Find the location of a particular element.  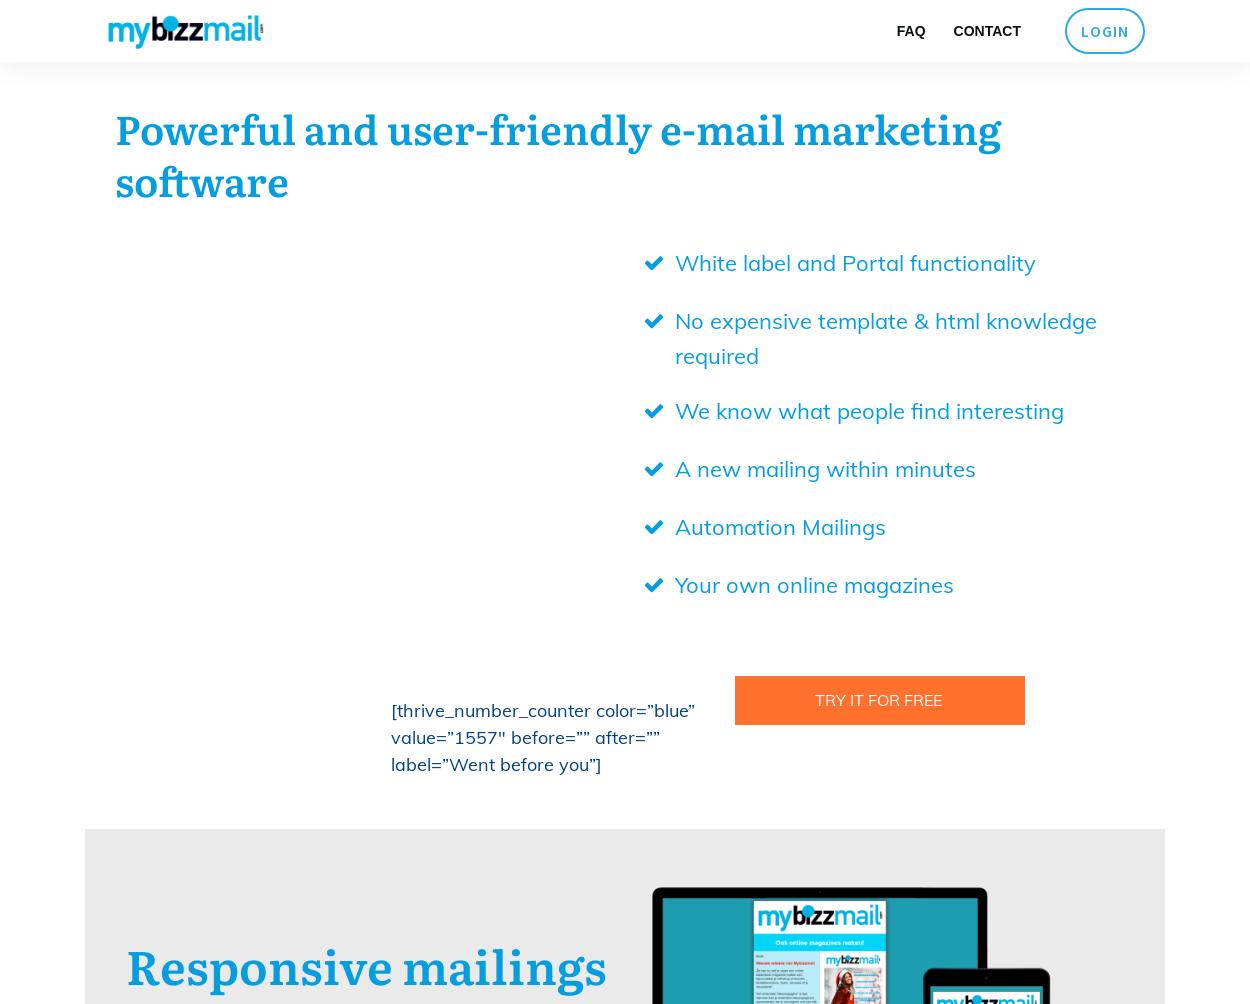

'Automation Mailings' is located at coordinates (674, 526).